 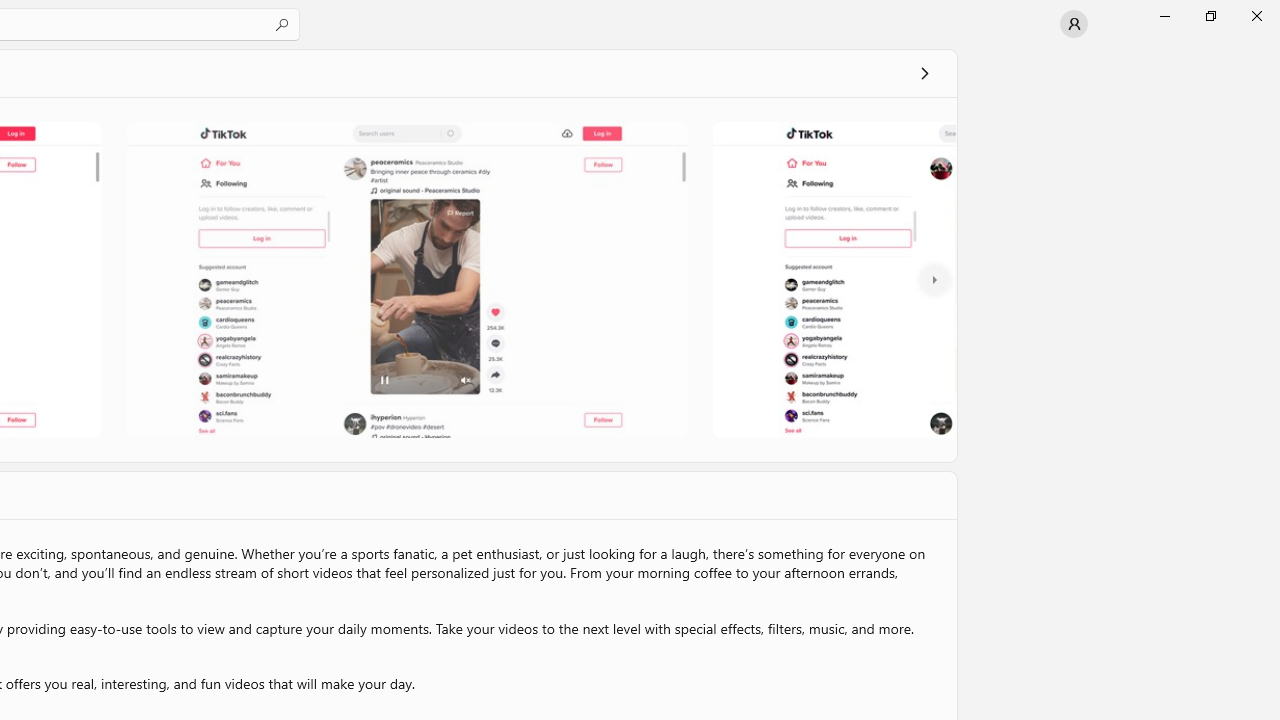 What do you see at coordinates (1255, 15) in the screenshot?
I see `'Close Microsoft Store'` at bounding box center [1255, 15].